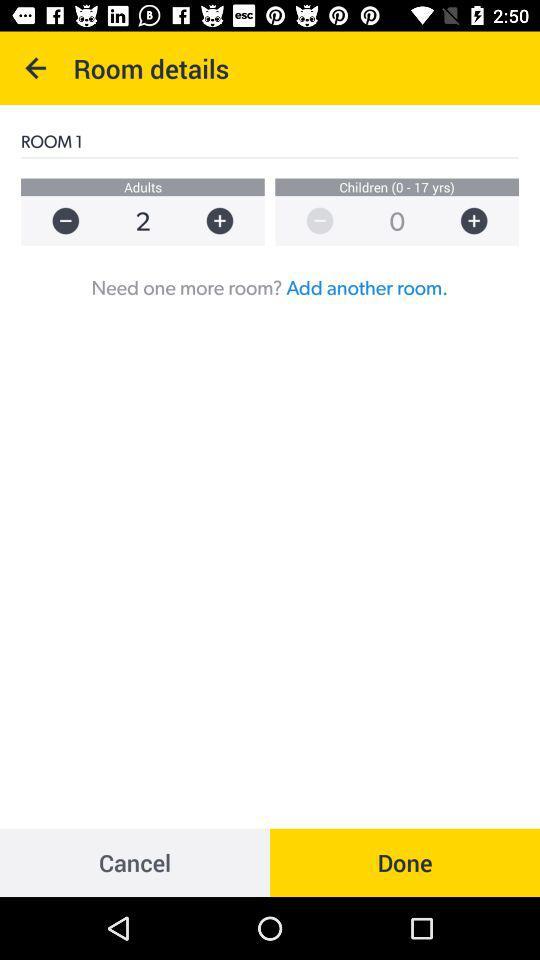 This screenshot has width=540, height=960. Describe the element at coordinates (405, 861) in the screenshot. I see `the done at the bottom right corner` at that location.